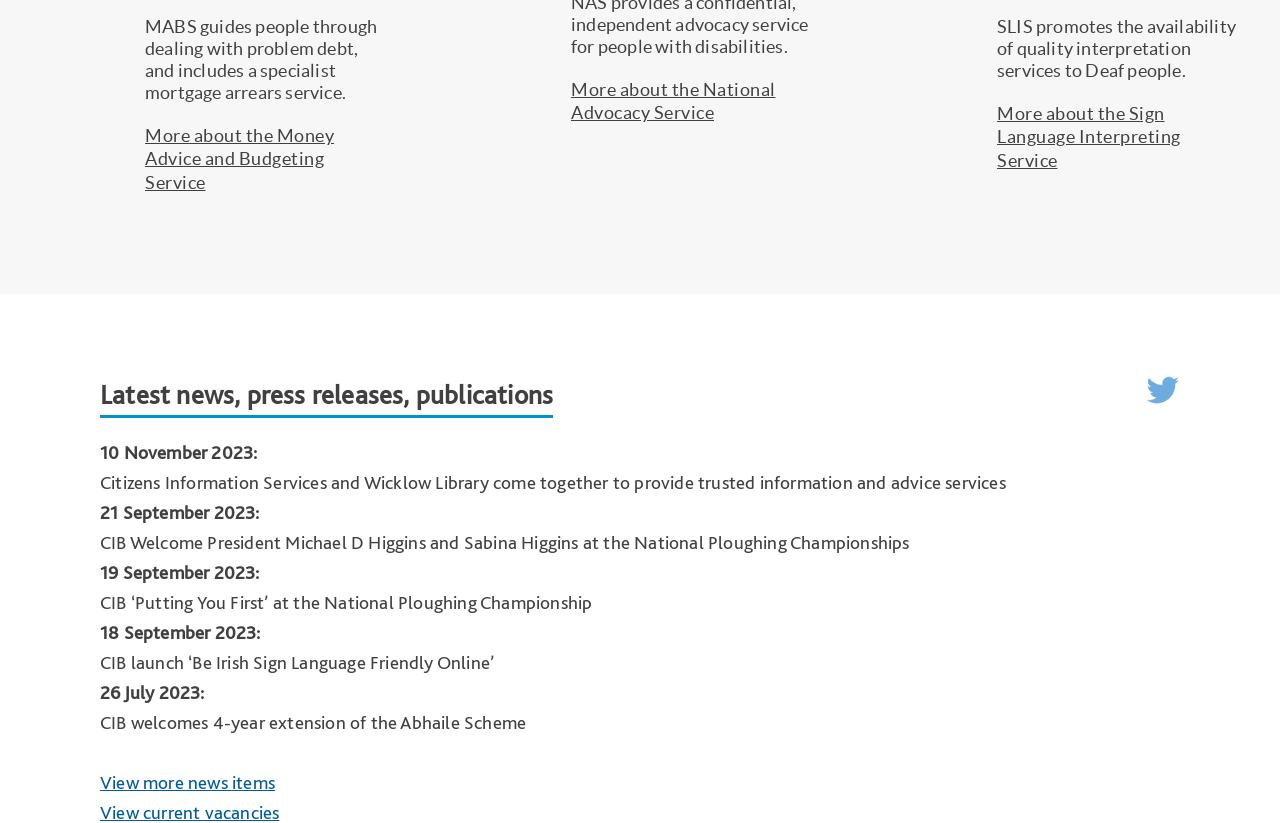  I want to click on 'View more news items', so click(187, 780).